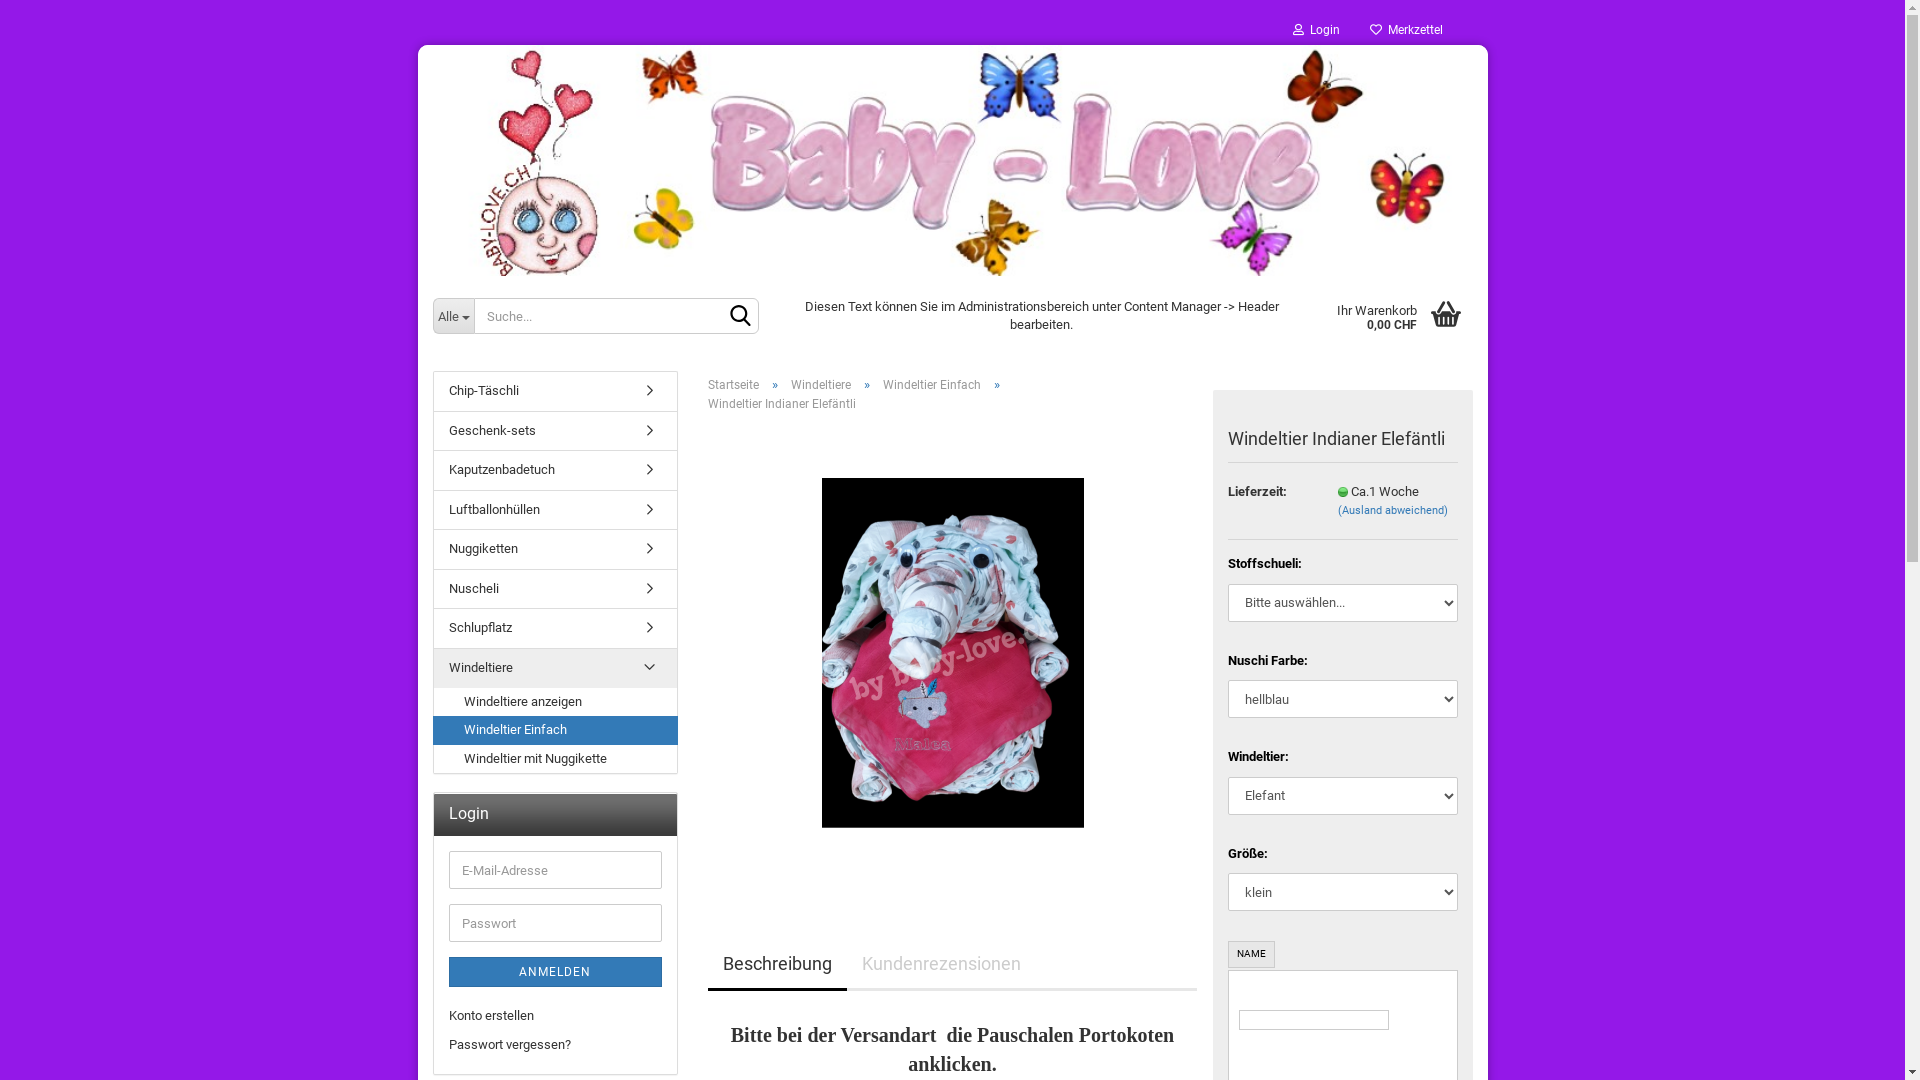 This screenshot has width=1920, height=1080. I want to click on 'Alle', so click(451, 315).